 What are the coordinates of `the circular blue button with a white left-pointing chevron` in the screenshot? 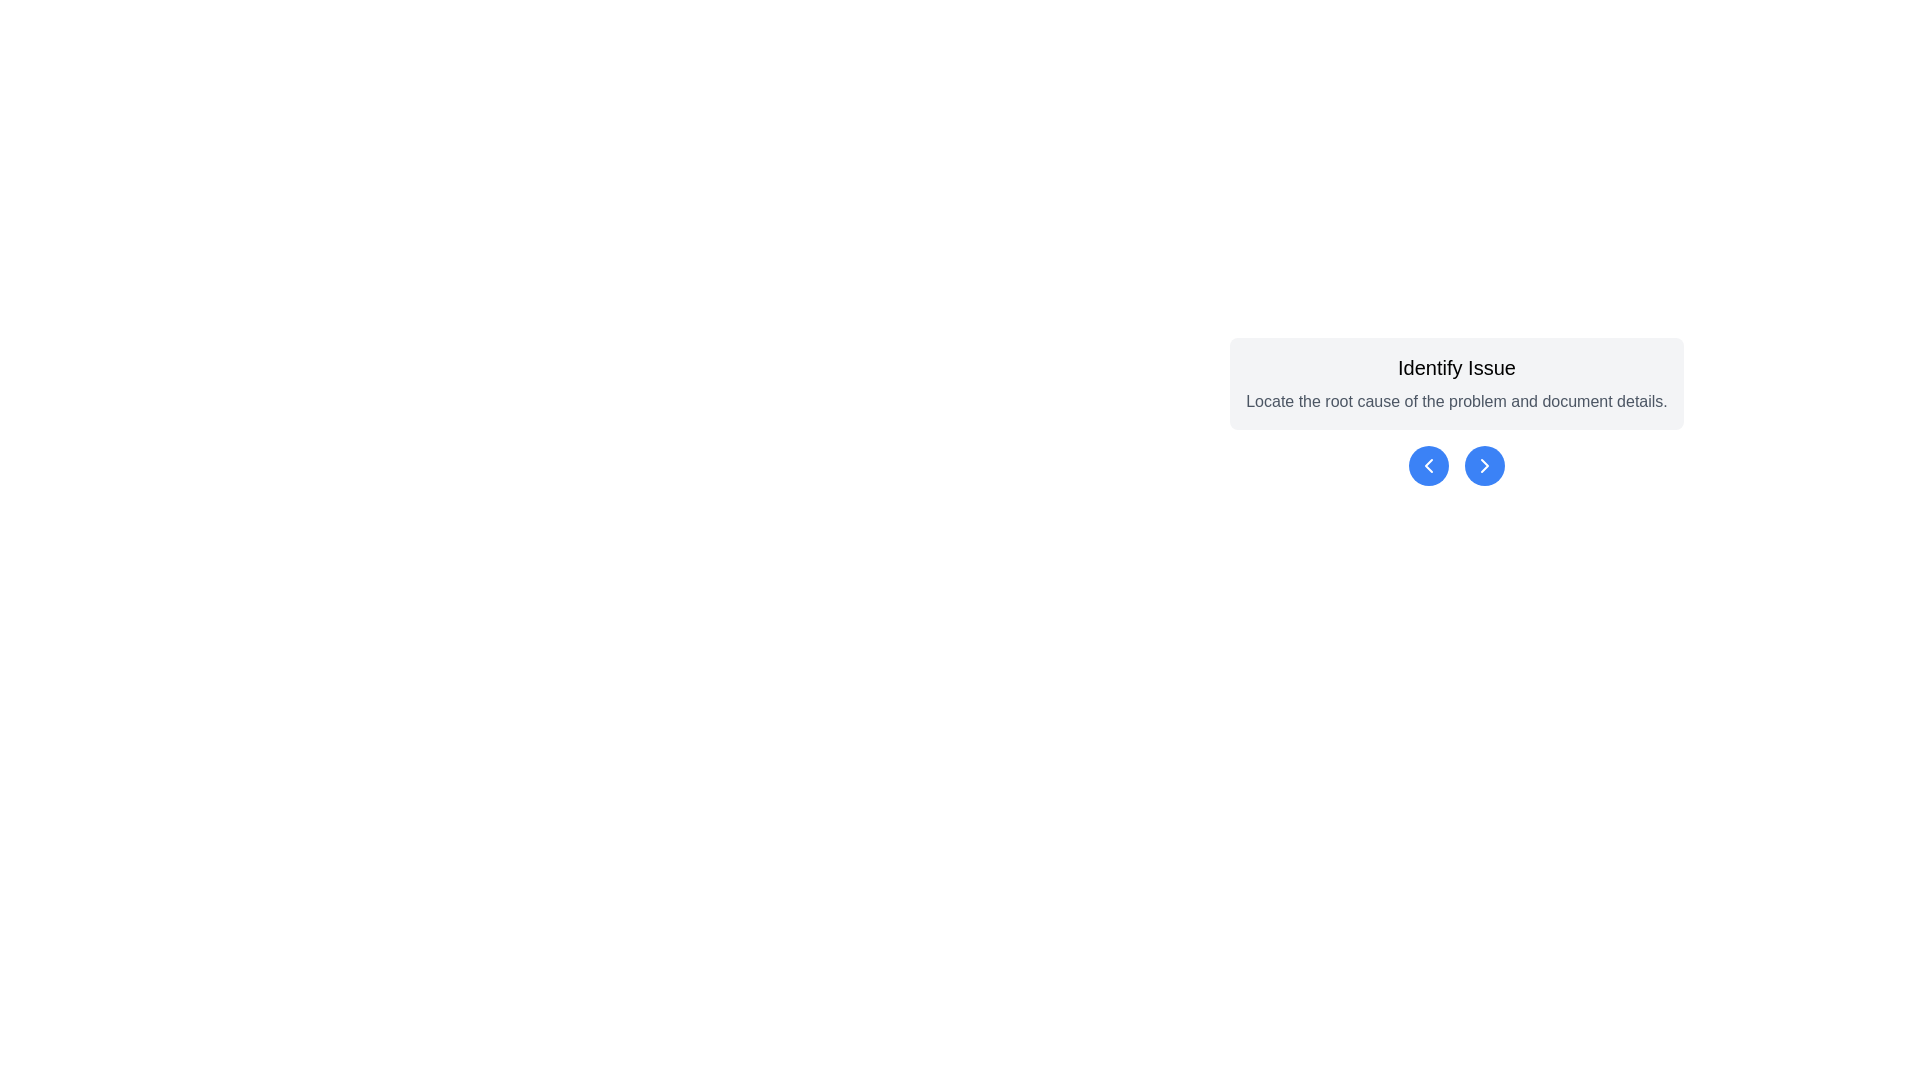 It's located at (1428, 466).